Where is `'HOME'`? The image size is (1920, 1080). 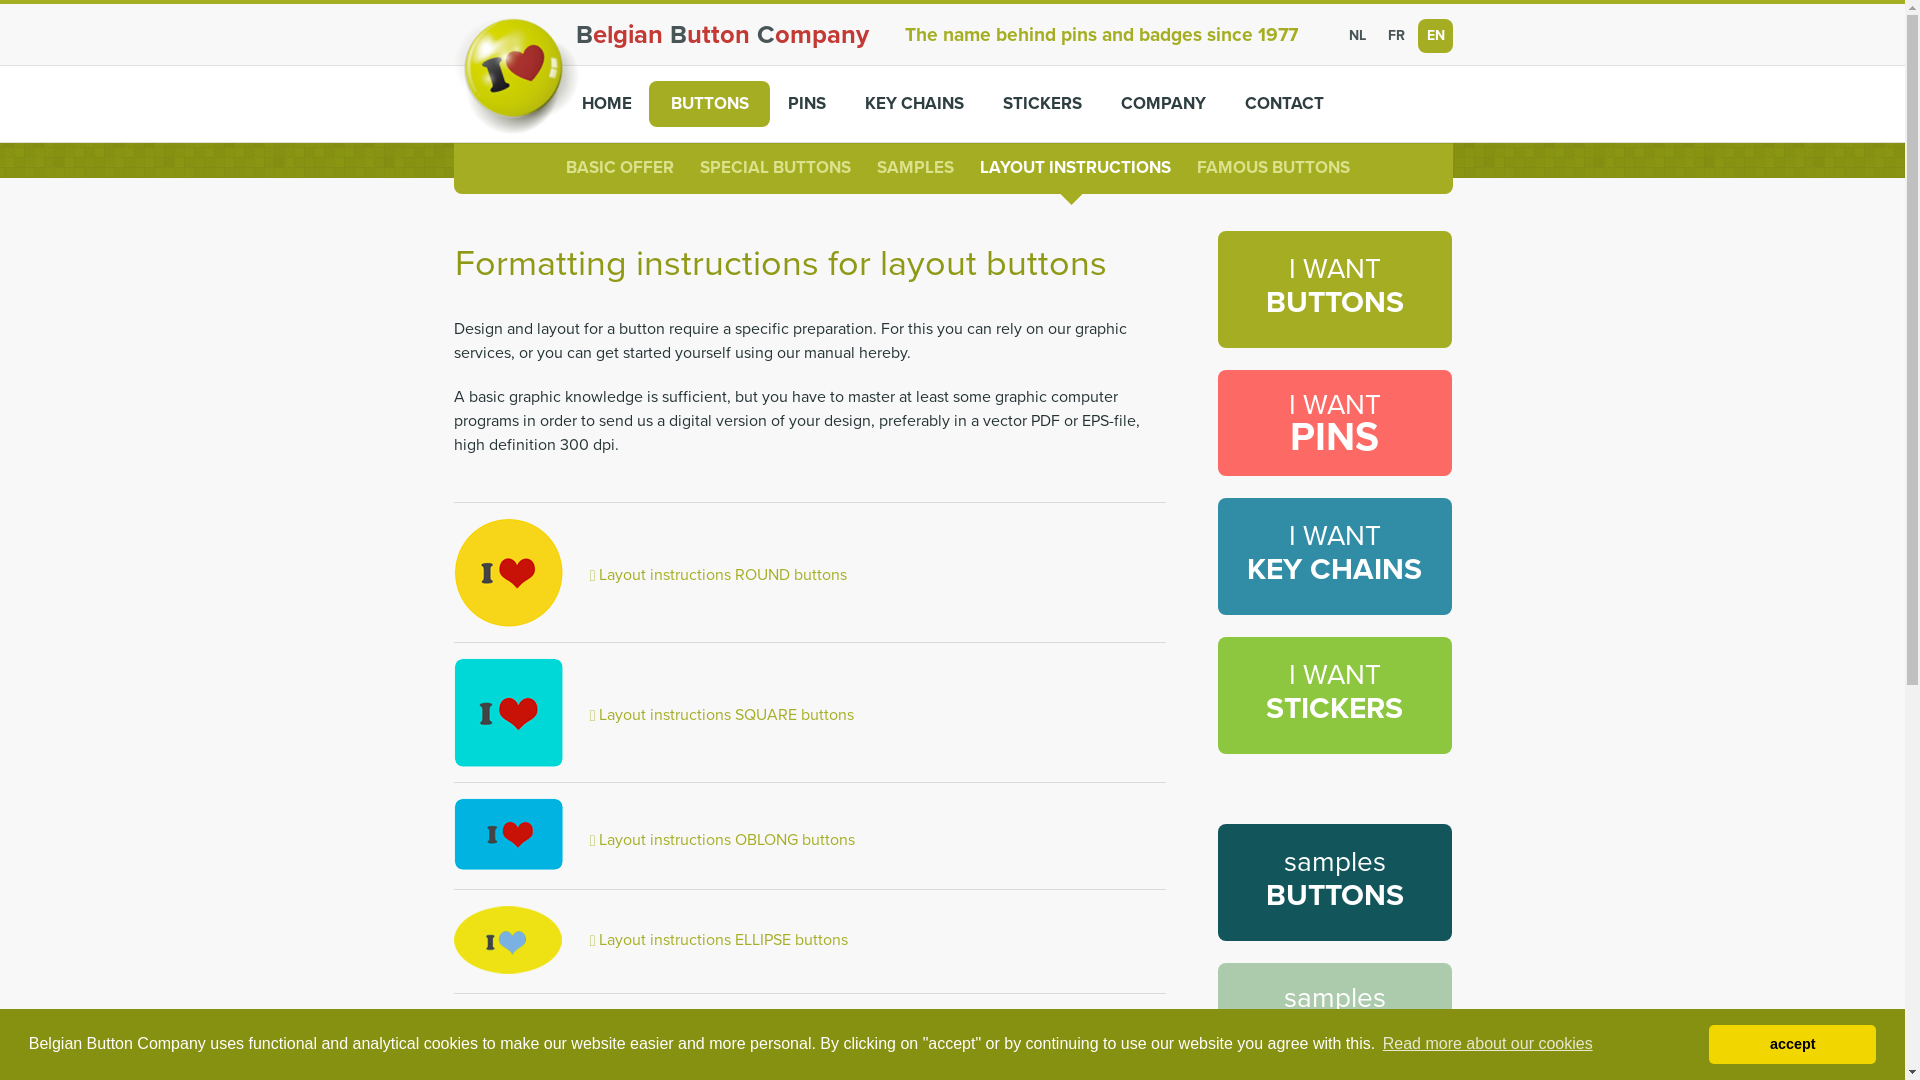 'HOME' is located at coordinates (605, 104).